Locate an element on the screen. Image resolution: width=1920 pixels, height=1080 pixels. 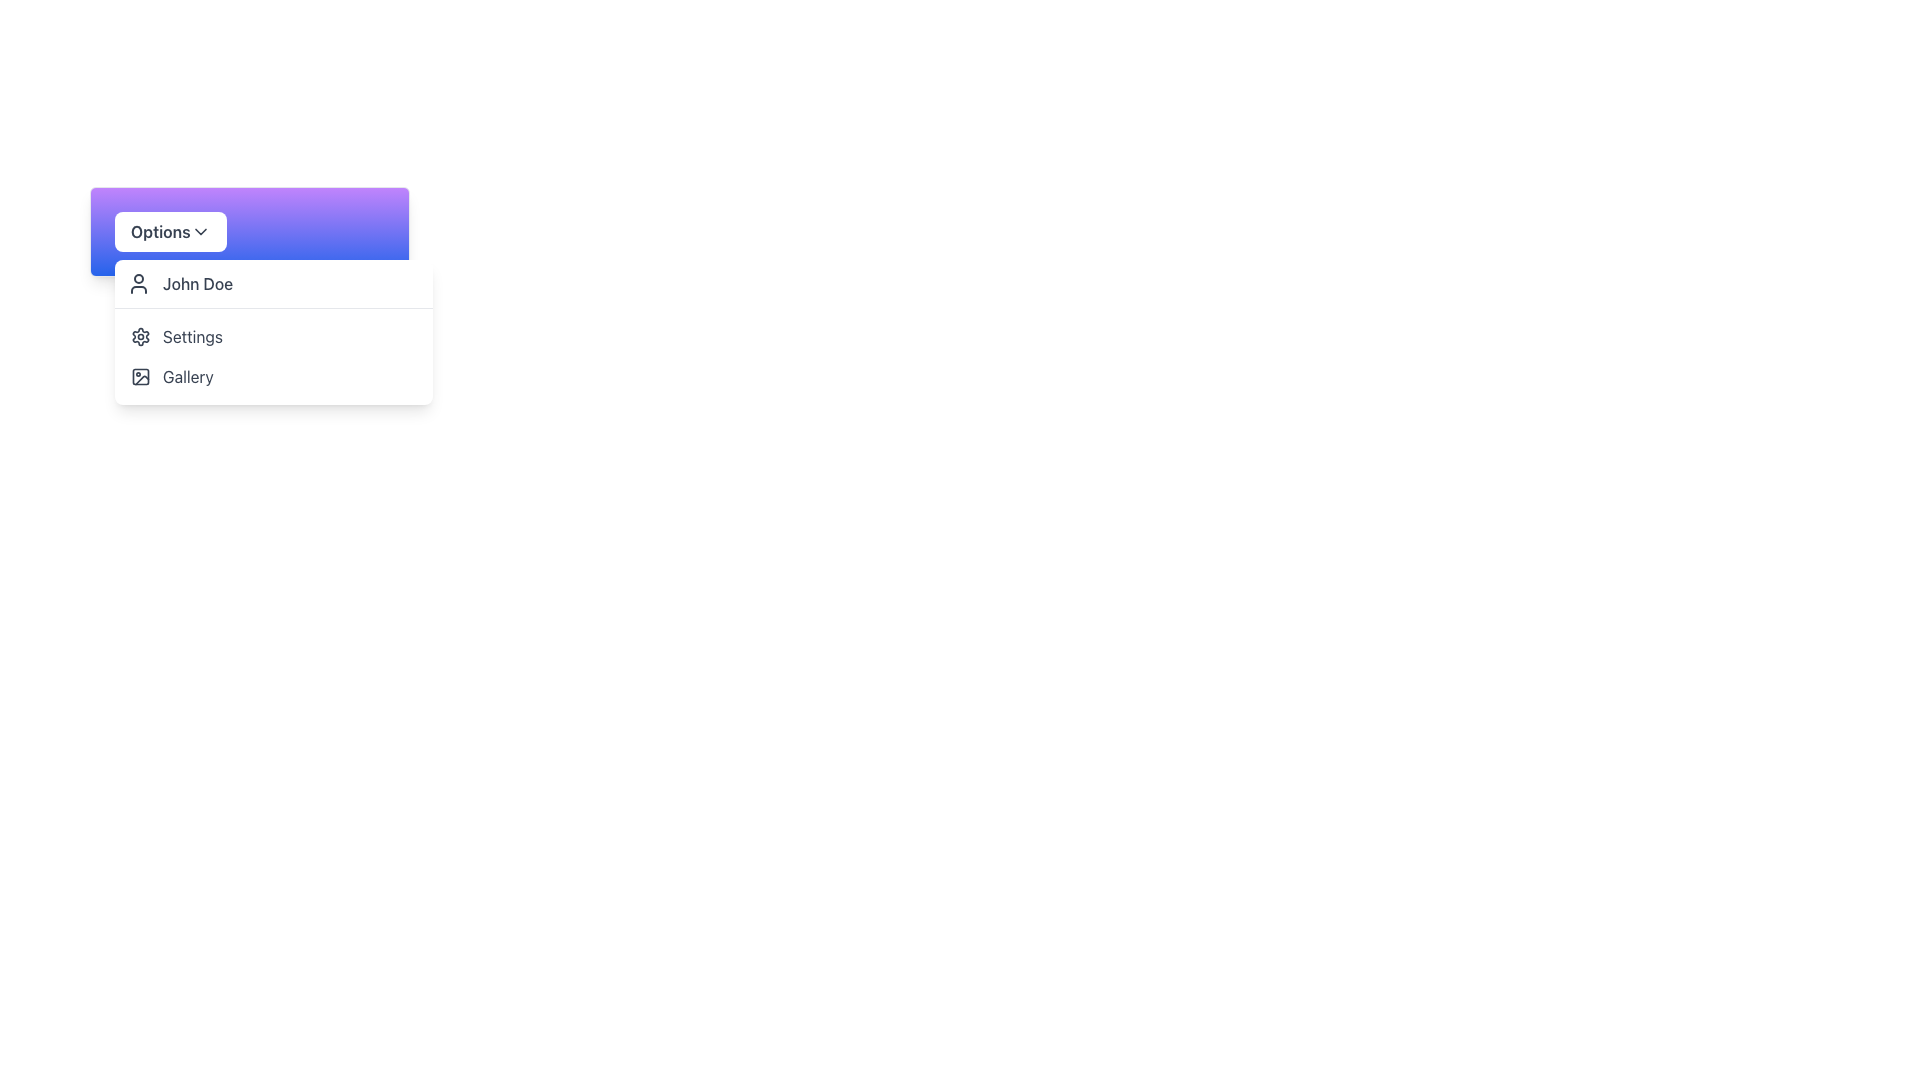
the dropdown menu options located at the bottom of the dropdown panel, which contains 'Settings' and 'Gallery' options is located at coordinates (272, 356).